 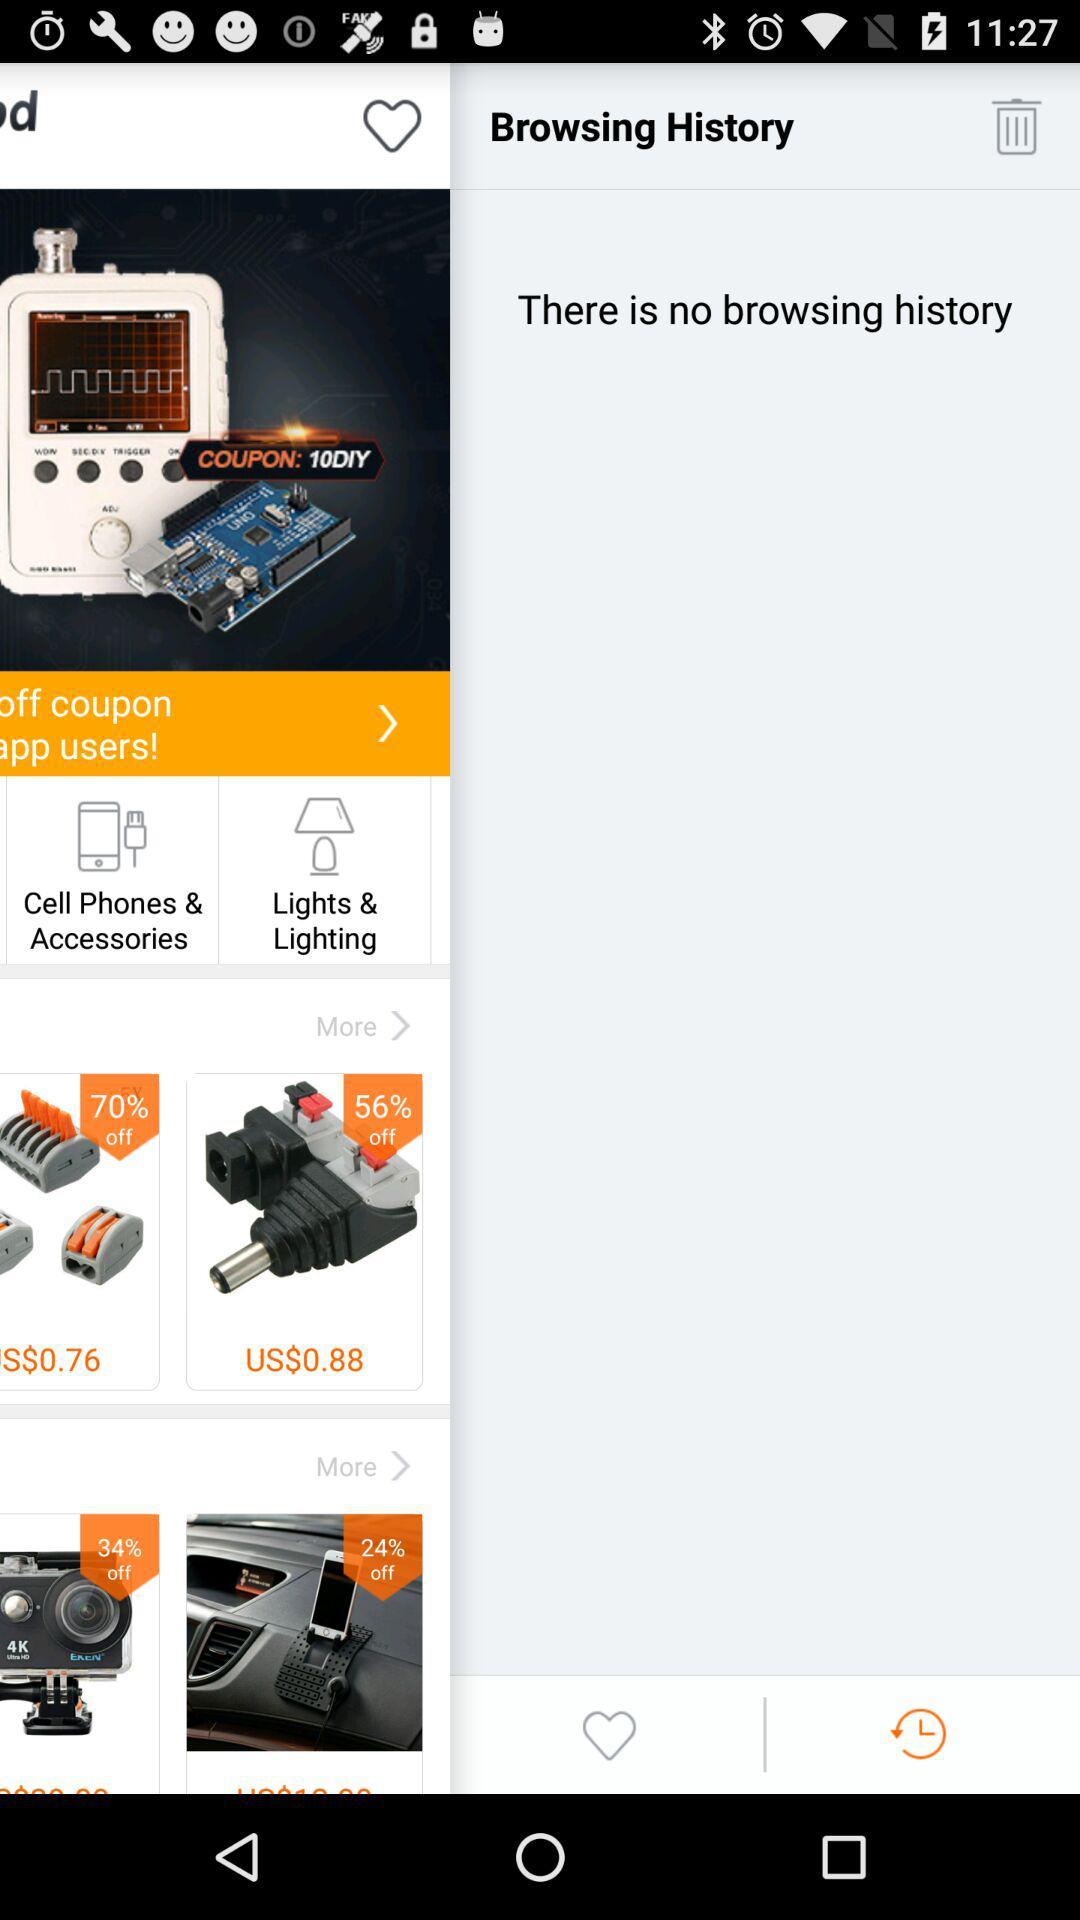 I want to click on to favorites, so click(x=392, y=124).